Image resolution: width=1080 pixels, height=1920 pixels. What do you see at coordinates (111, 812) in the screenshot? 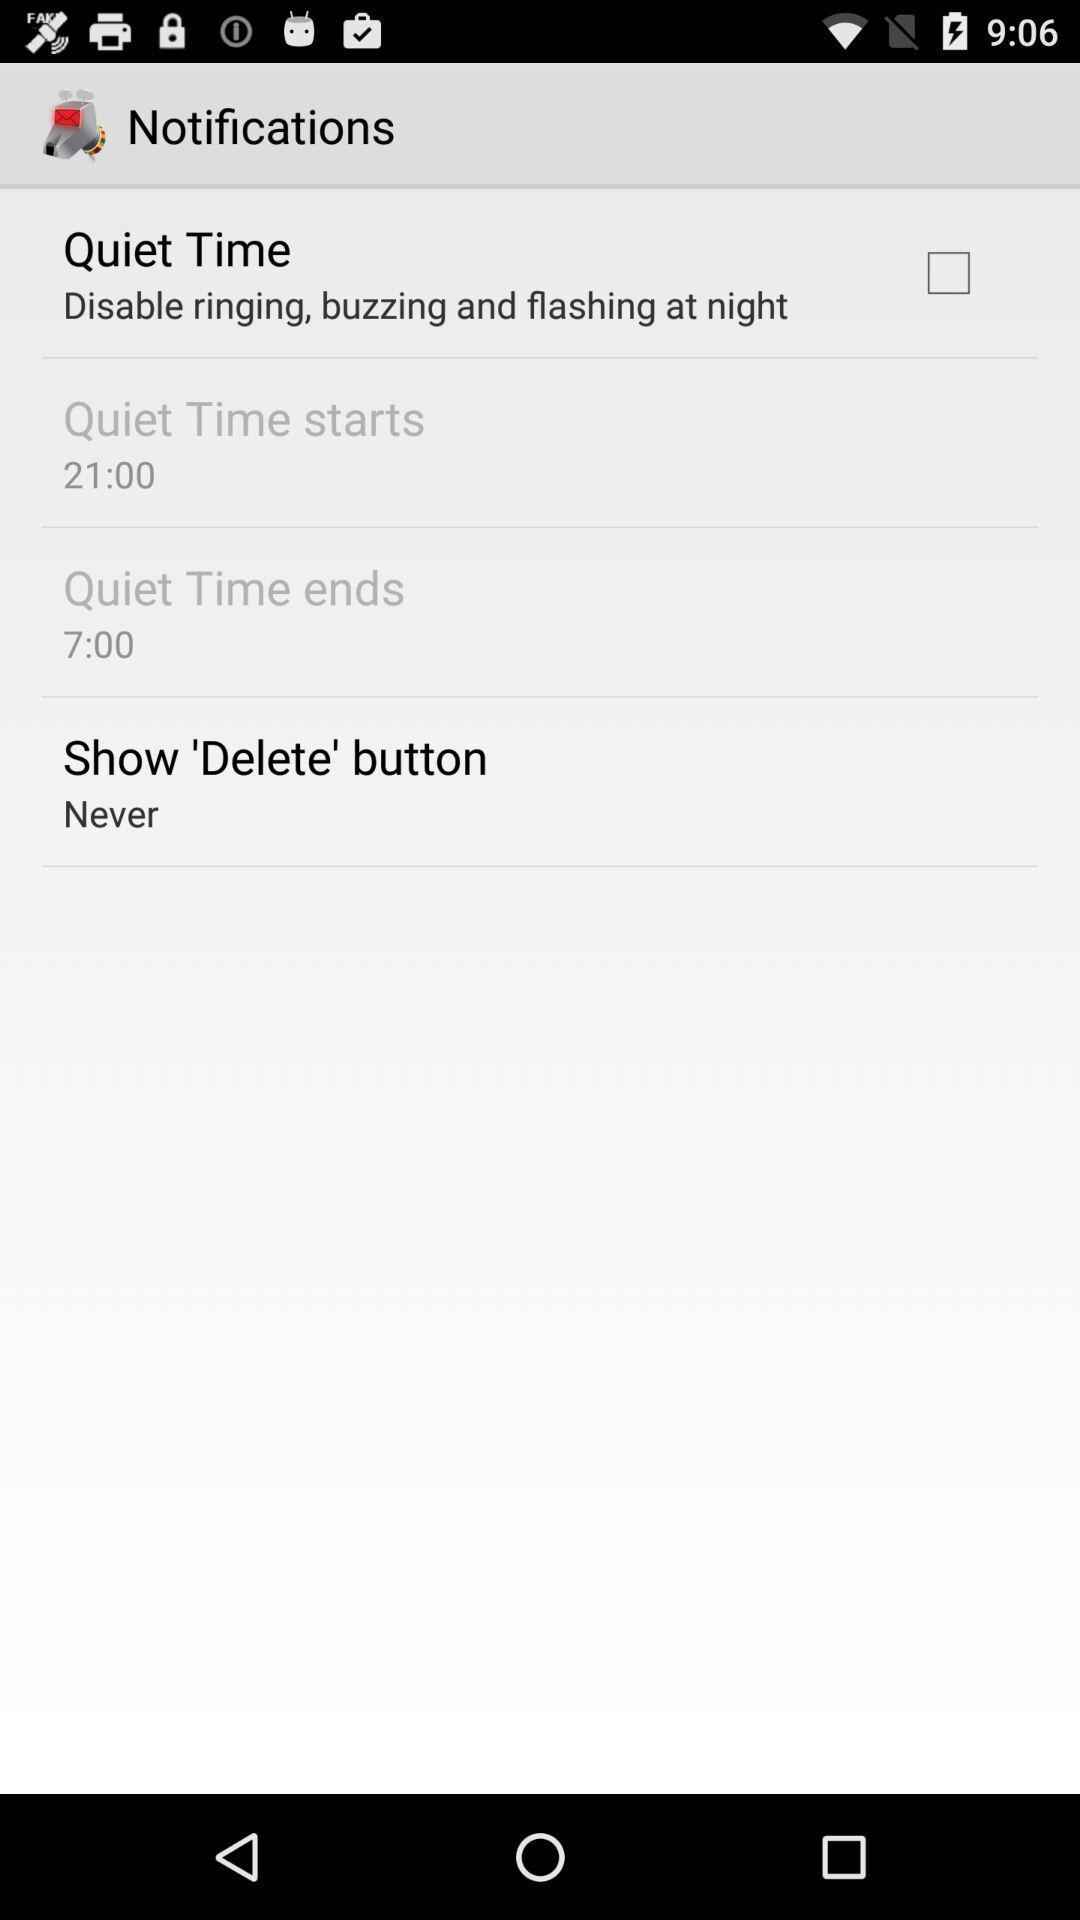
I see `the never icon` at bounding box center [111, 812].